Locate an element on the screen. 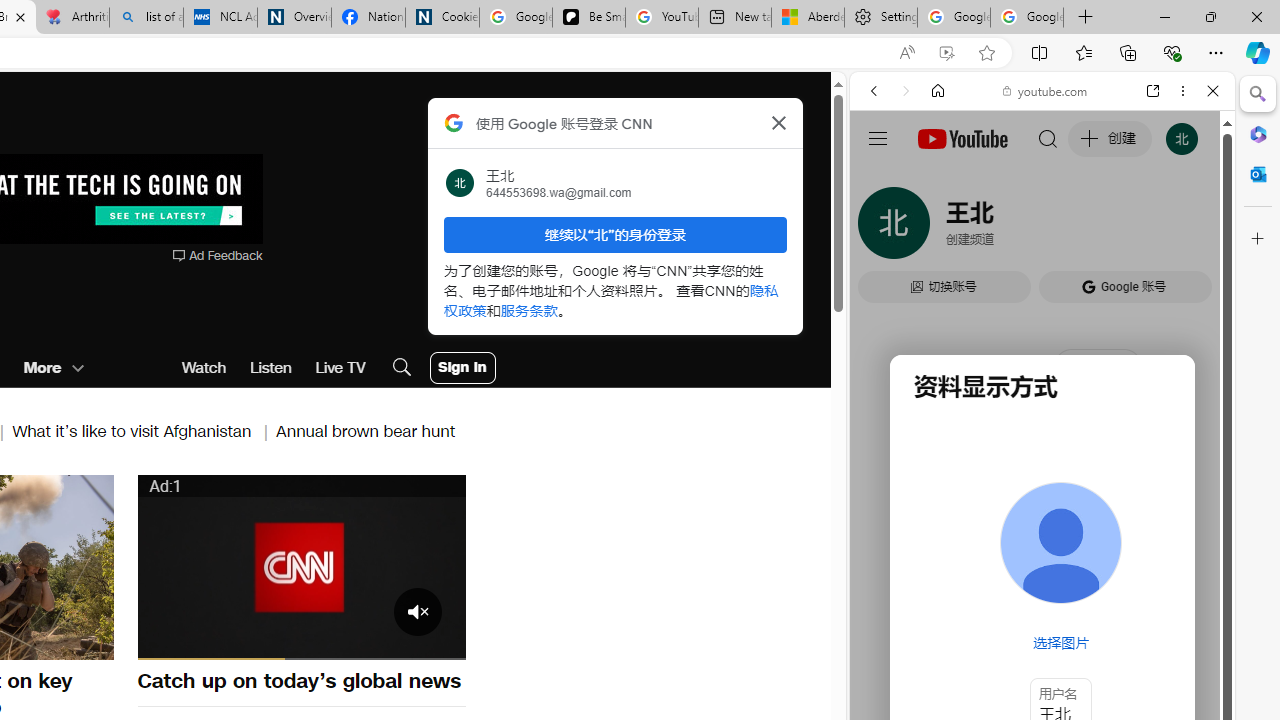 The width and height of the screenshot is (1280, 720). 'Close Customize pane' is located at coordinates (1257, 238).